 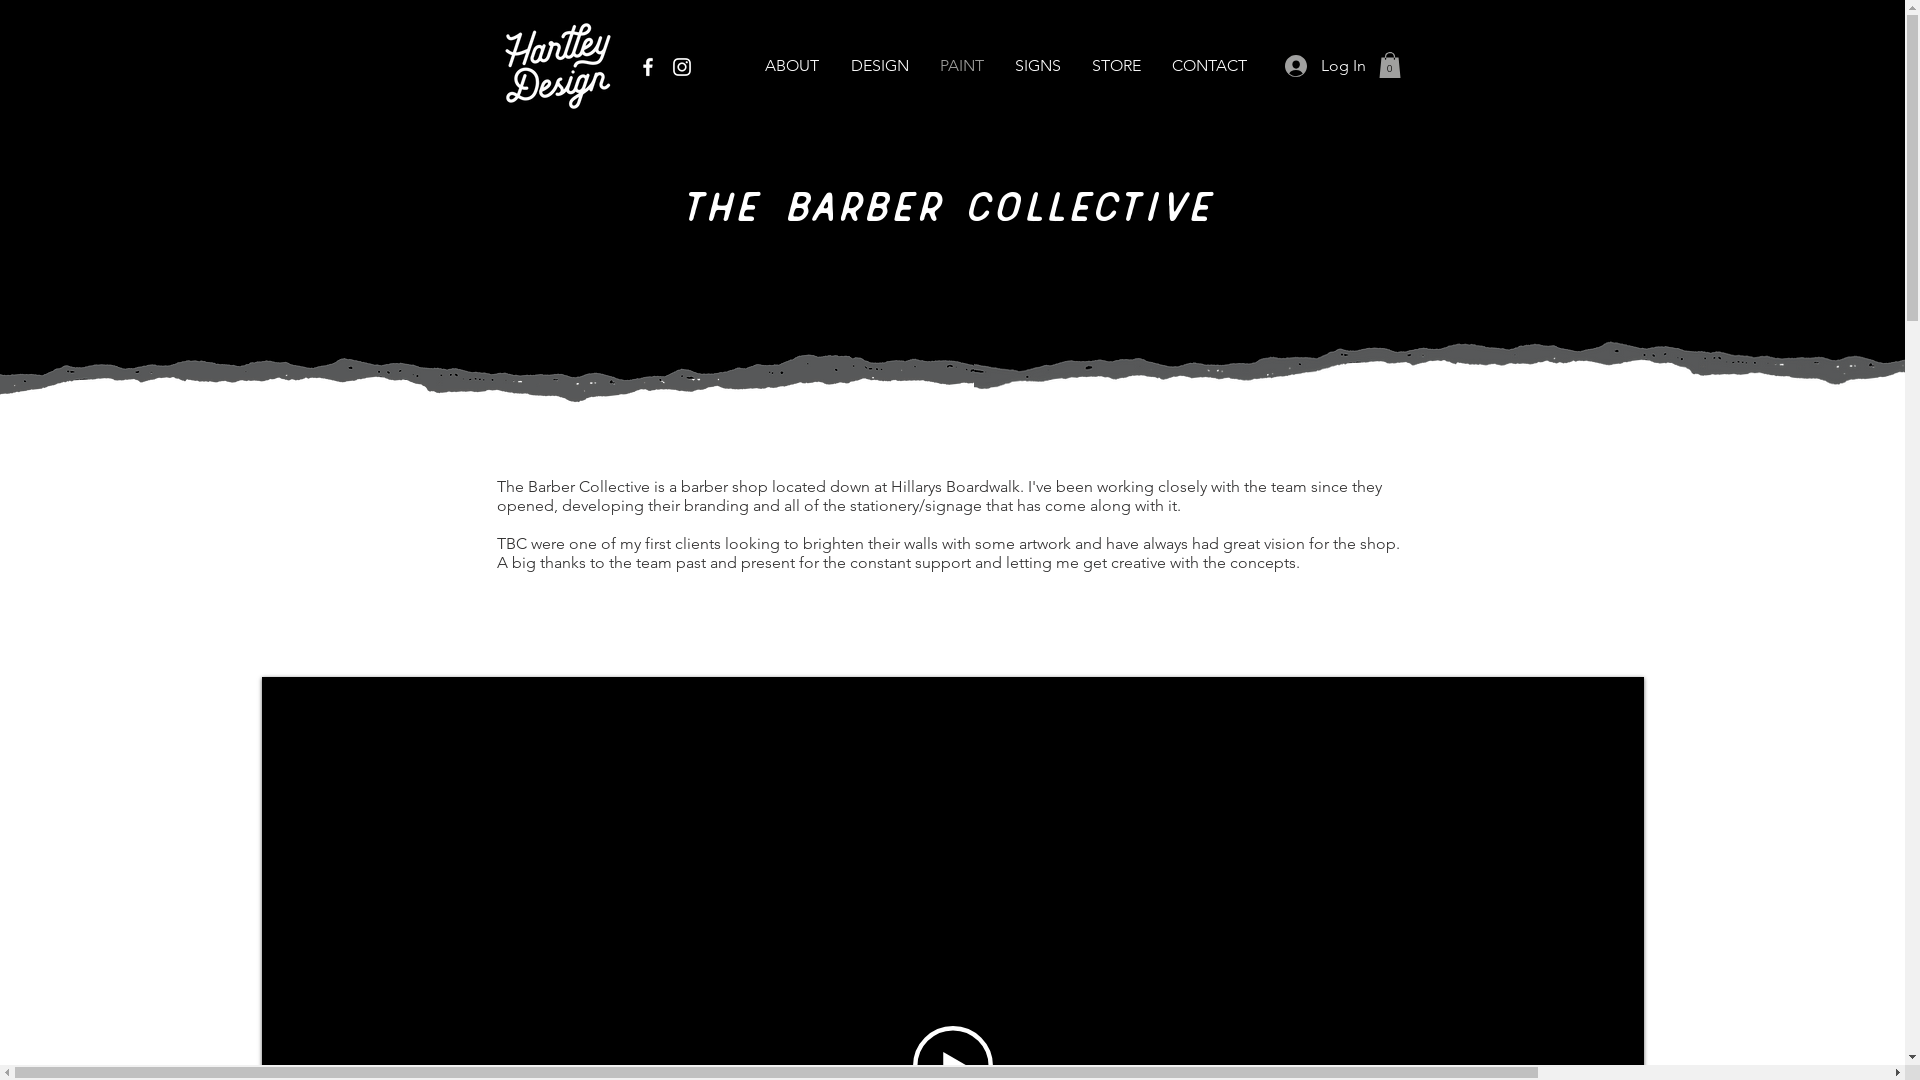 What do you see at coordinates (1387, 64) in the screenshot?
I see `'0'` at bounding box center [1387, 64].